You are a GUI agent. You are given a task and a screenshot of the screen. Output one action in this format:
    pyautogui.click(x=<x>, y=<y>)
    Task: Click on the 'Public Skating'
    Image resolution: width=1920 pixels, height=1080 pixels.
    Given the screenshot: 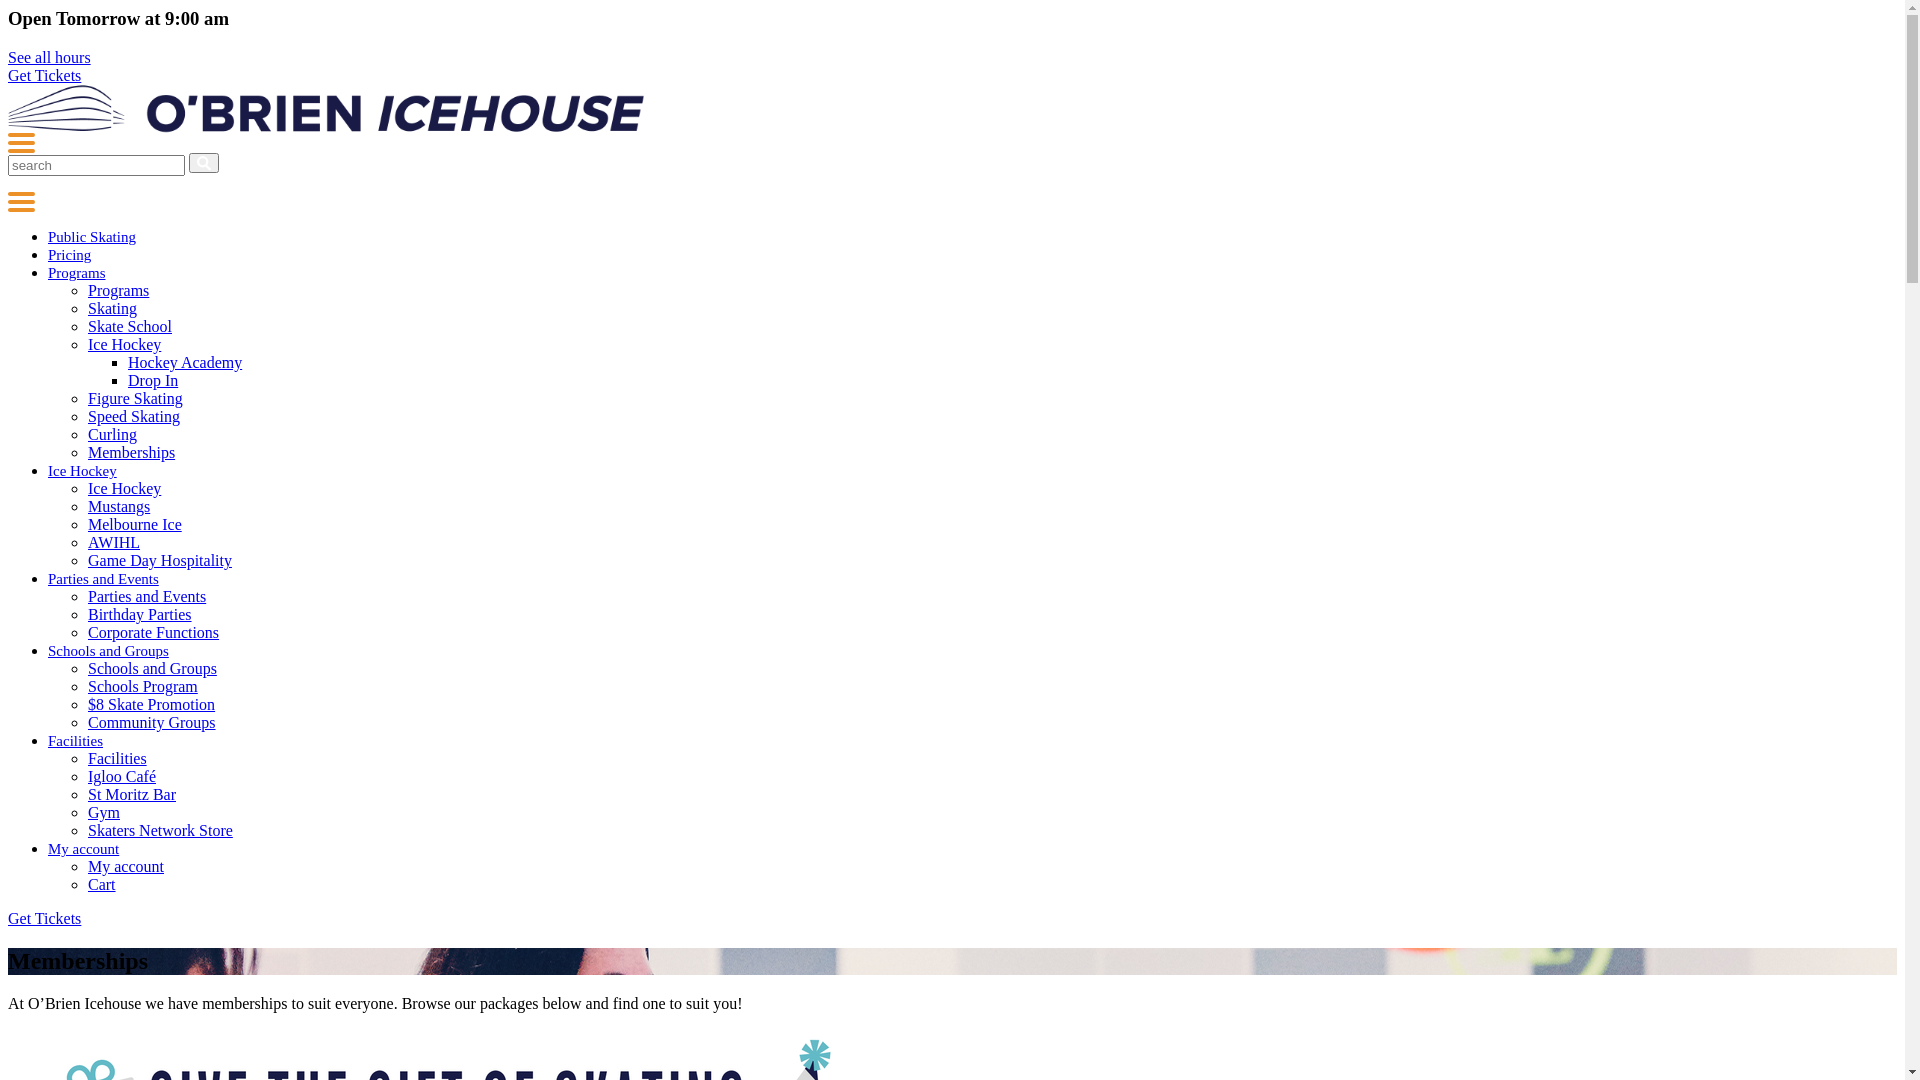 What is the action you would take?
    pyautogui.click(x=48, y=235)
    